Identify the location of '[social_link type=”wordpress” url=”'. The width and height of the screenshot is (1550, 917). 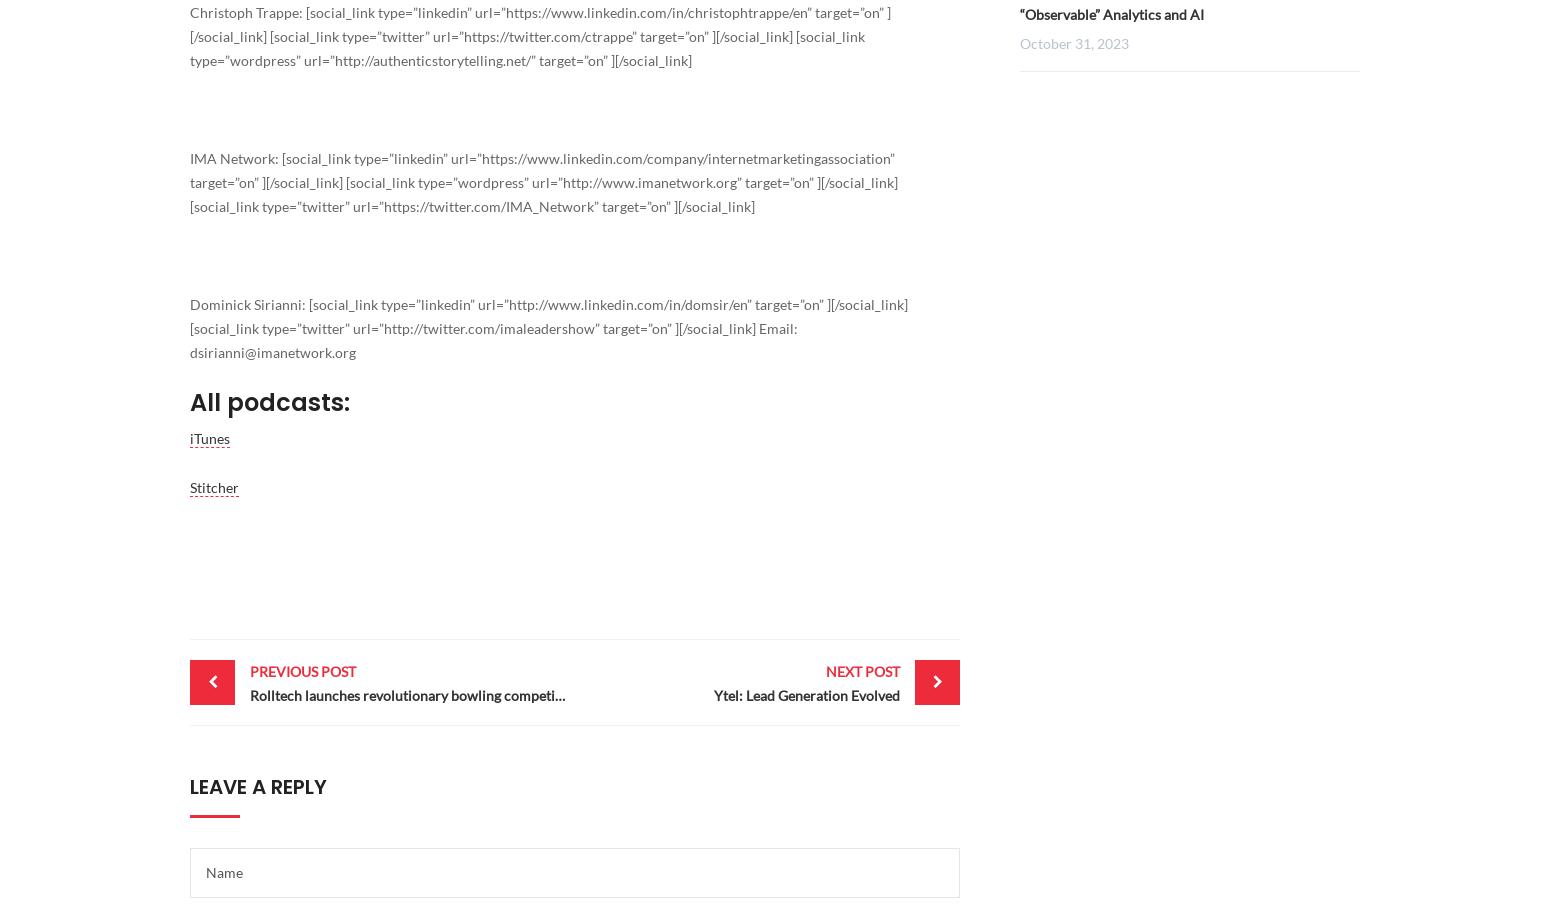
(526, 48).